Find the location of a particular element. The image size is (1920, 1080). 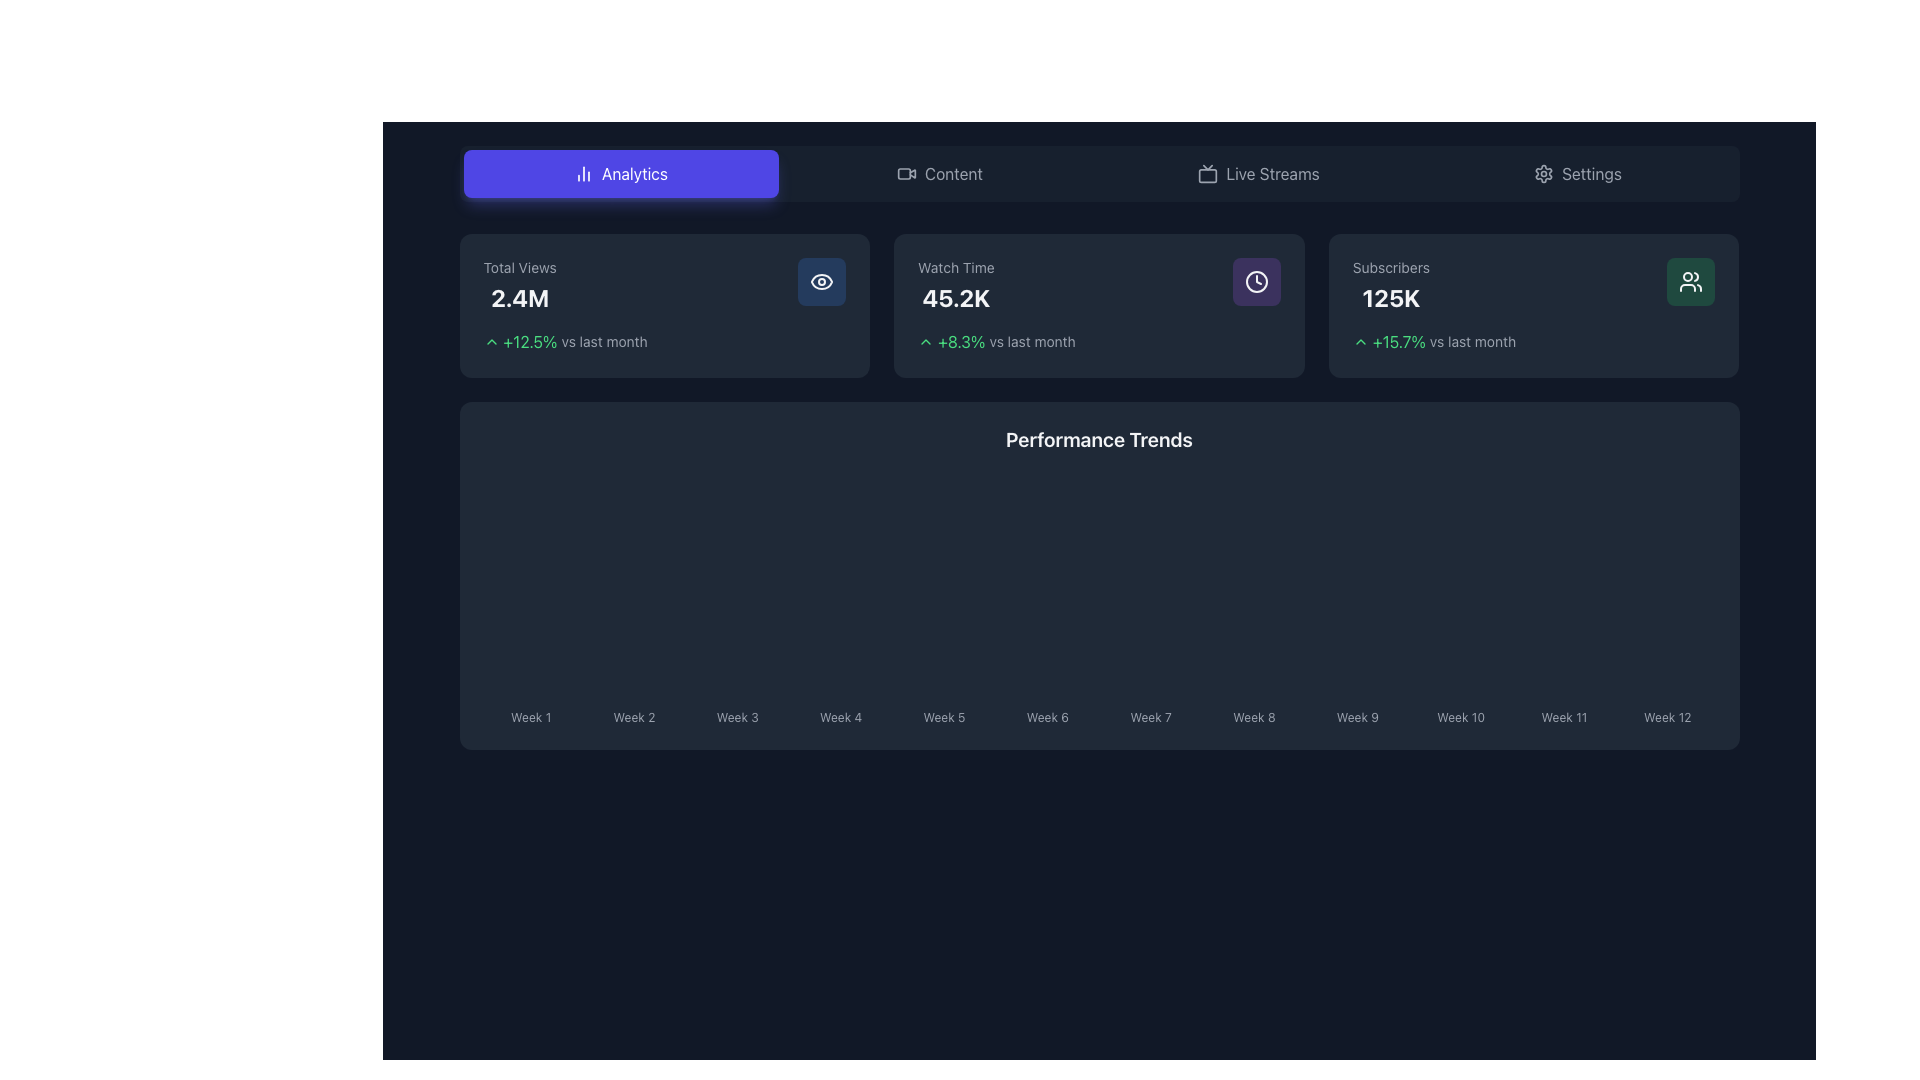

the text label indicating the seventh week in the chronological series, located in the lower central section of the interface is located at coordinates (1151, 716).